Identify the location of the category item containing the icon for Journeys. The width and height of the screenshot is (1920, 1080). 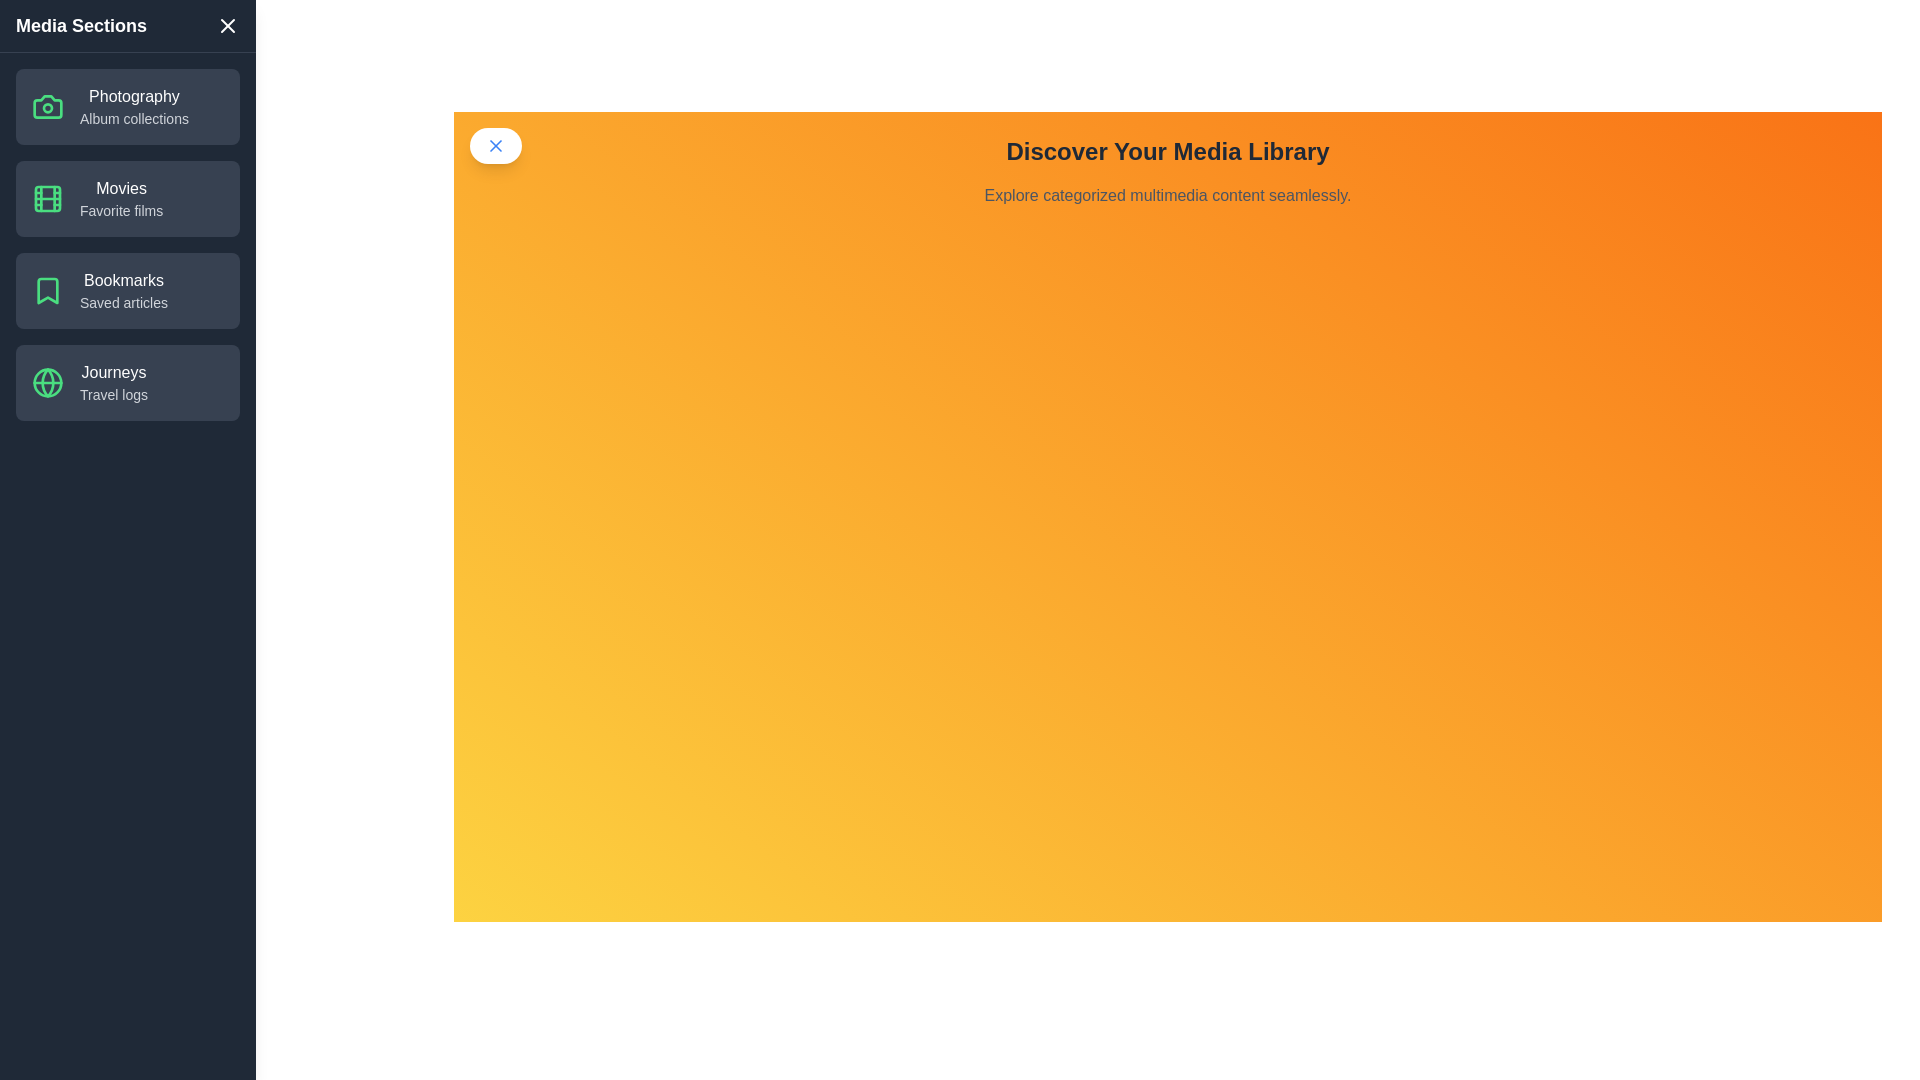
(48, 382).